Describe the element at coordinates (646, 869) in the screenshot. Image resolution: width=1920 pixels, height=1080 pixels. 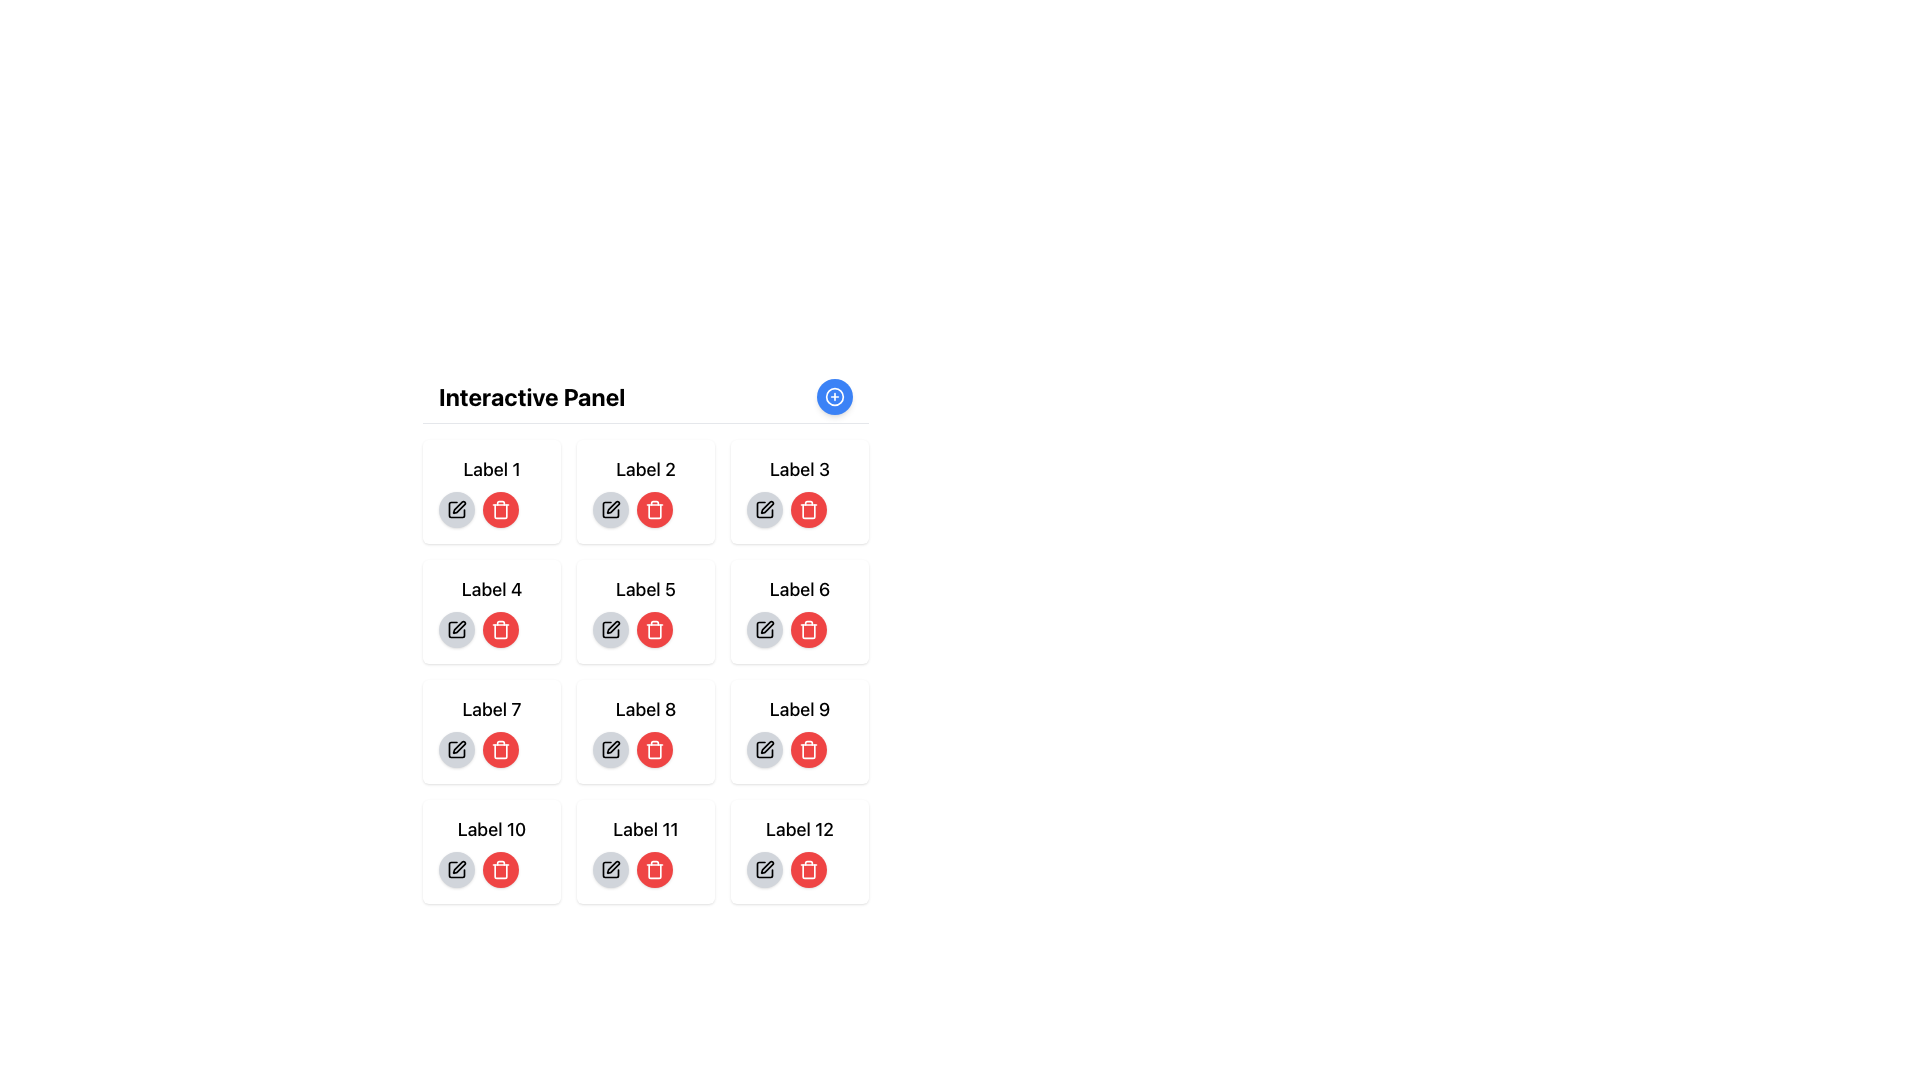
I see `the red circular button with a white trash can icon located under 'Label 11'` at that location.